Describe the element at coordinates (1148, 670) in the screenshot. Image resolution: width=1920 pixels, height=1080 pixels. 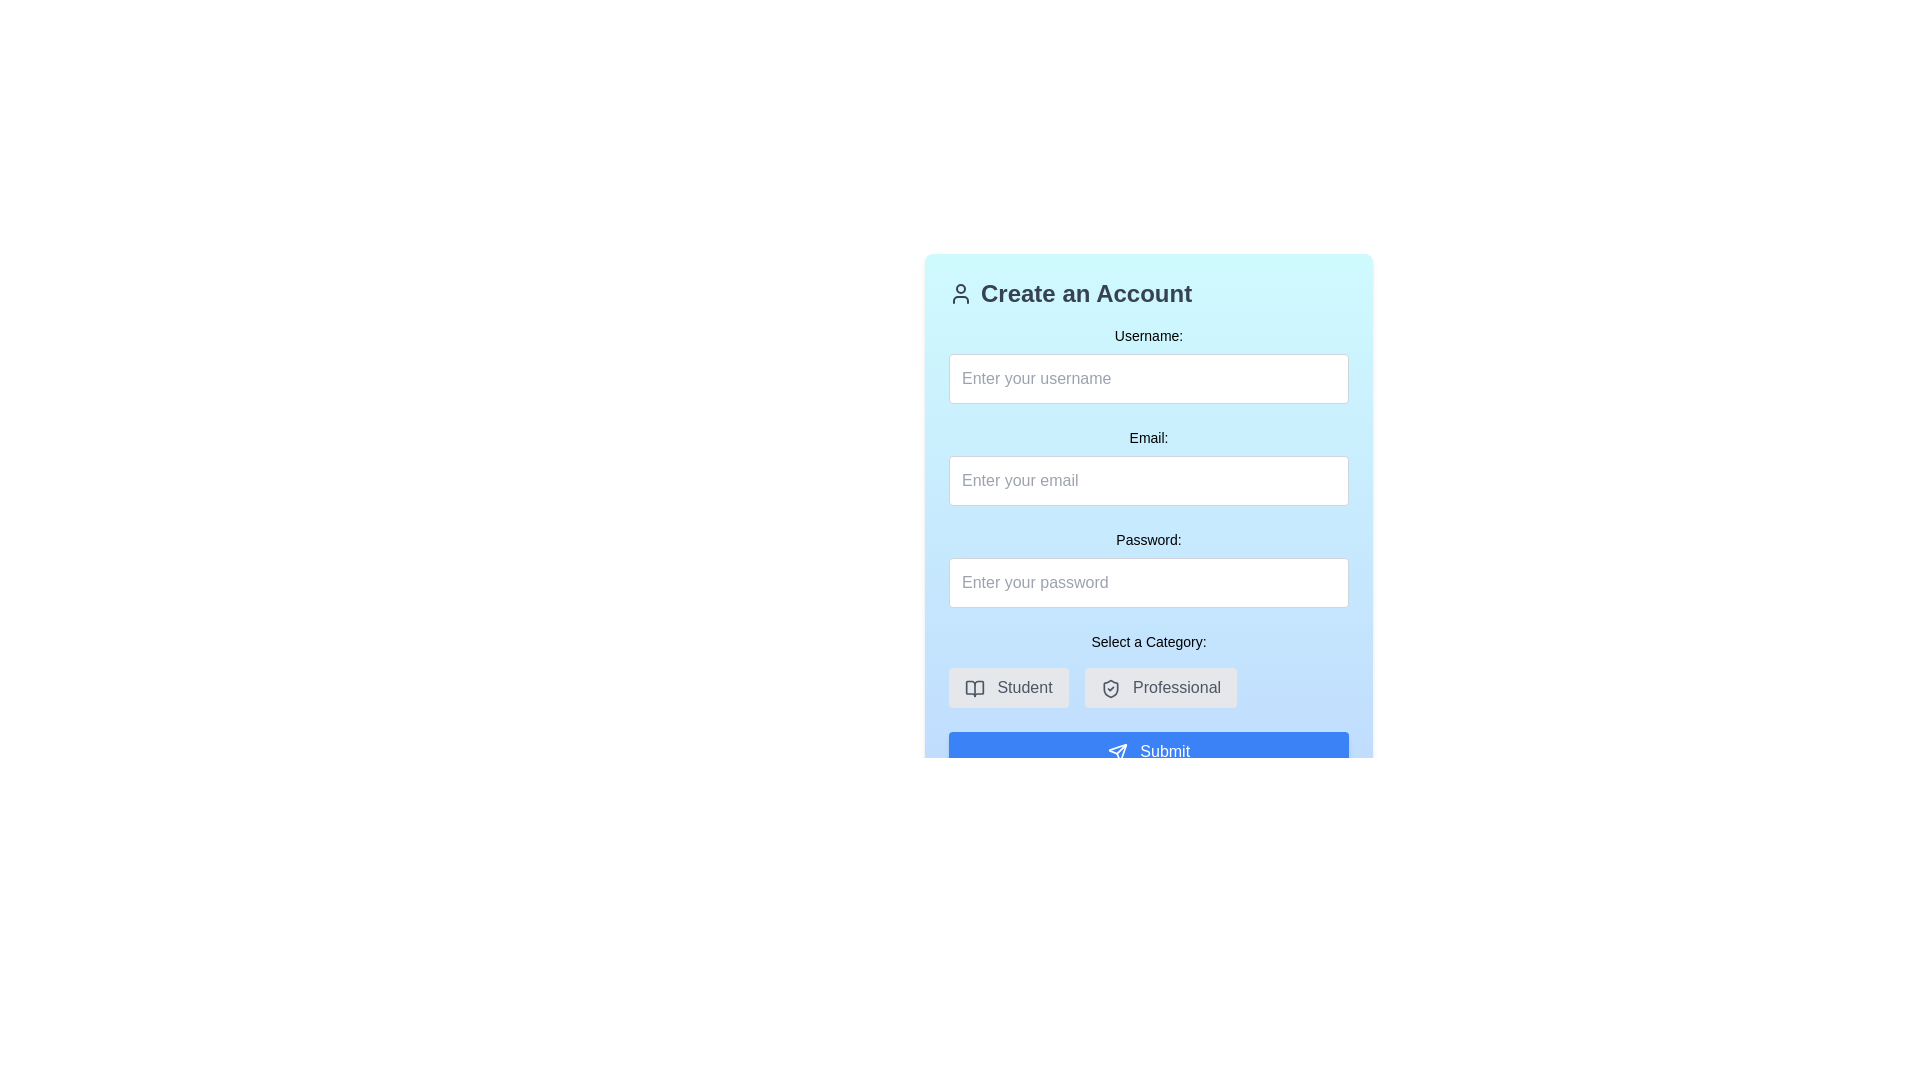
I see `the labeled button group titled 'Select a Category:'` at that location.